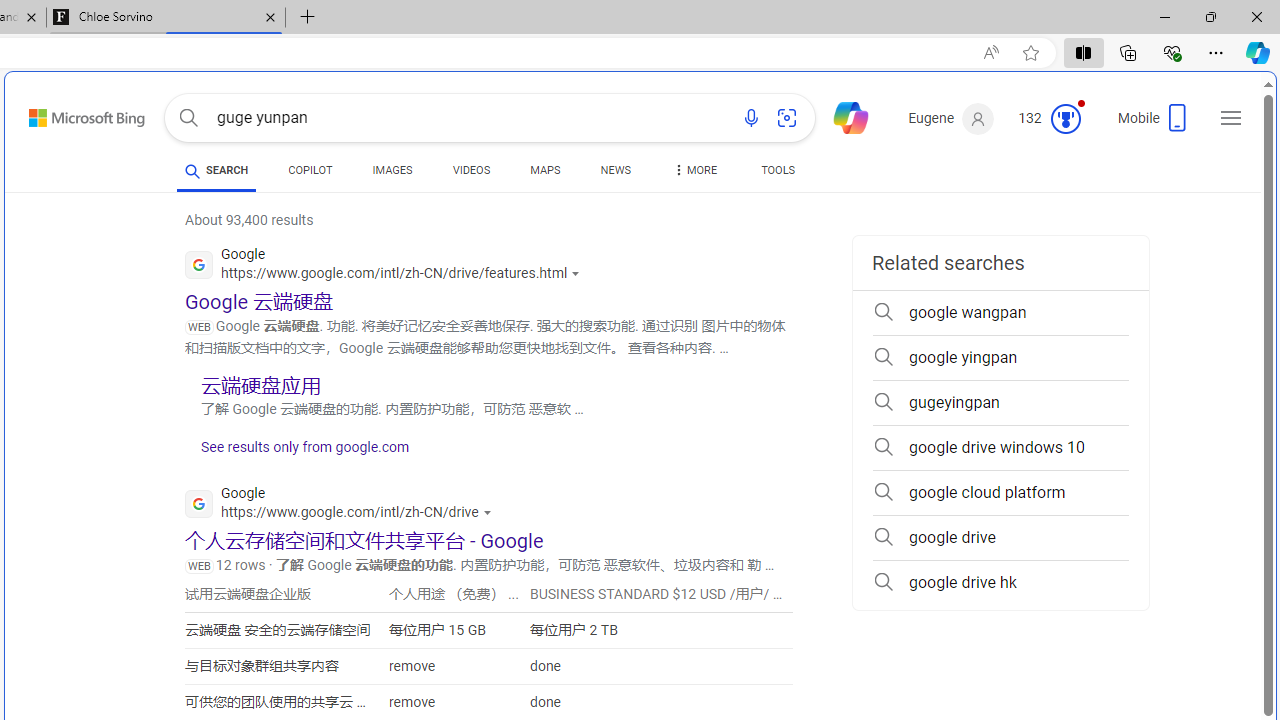 The height and width of the screenshot is (720, 1280). I want to click on 'Add this page to favorites (Ctrl+D)', so click(1031, 52).